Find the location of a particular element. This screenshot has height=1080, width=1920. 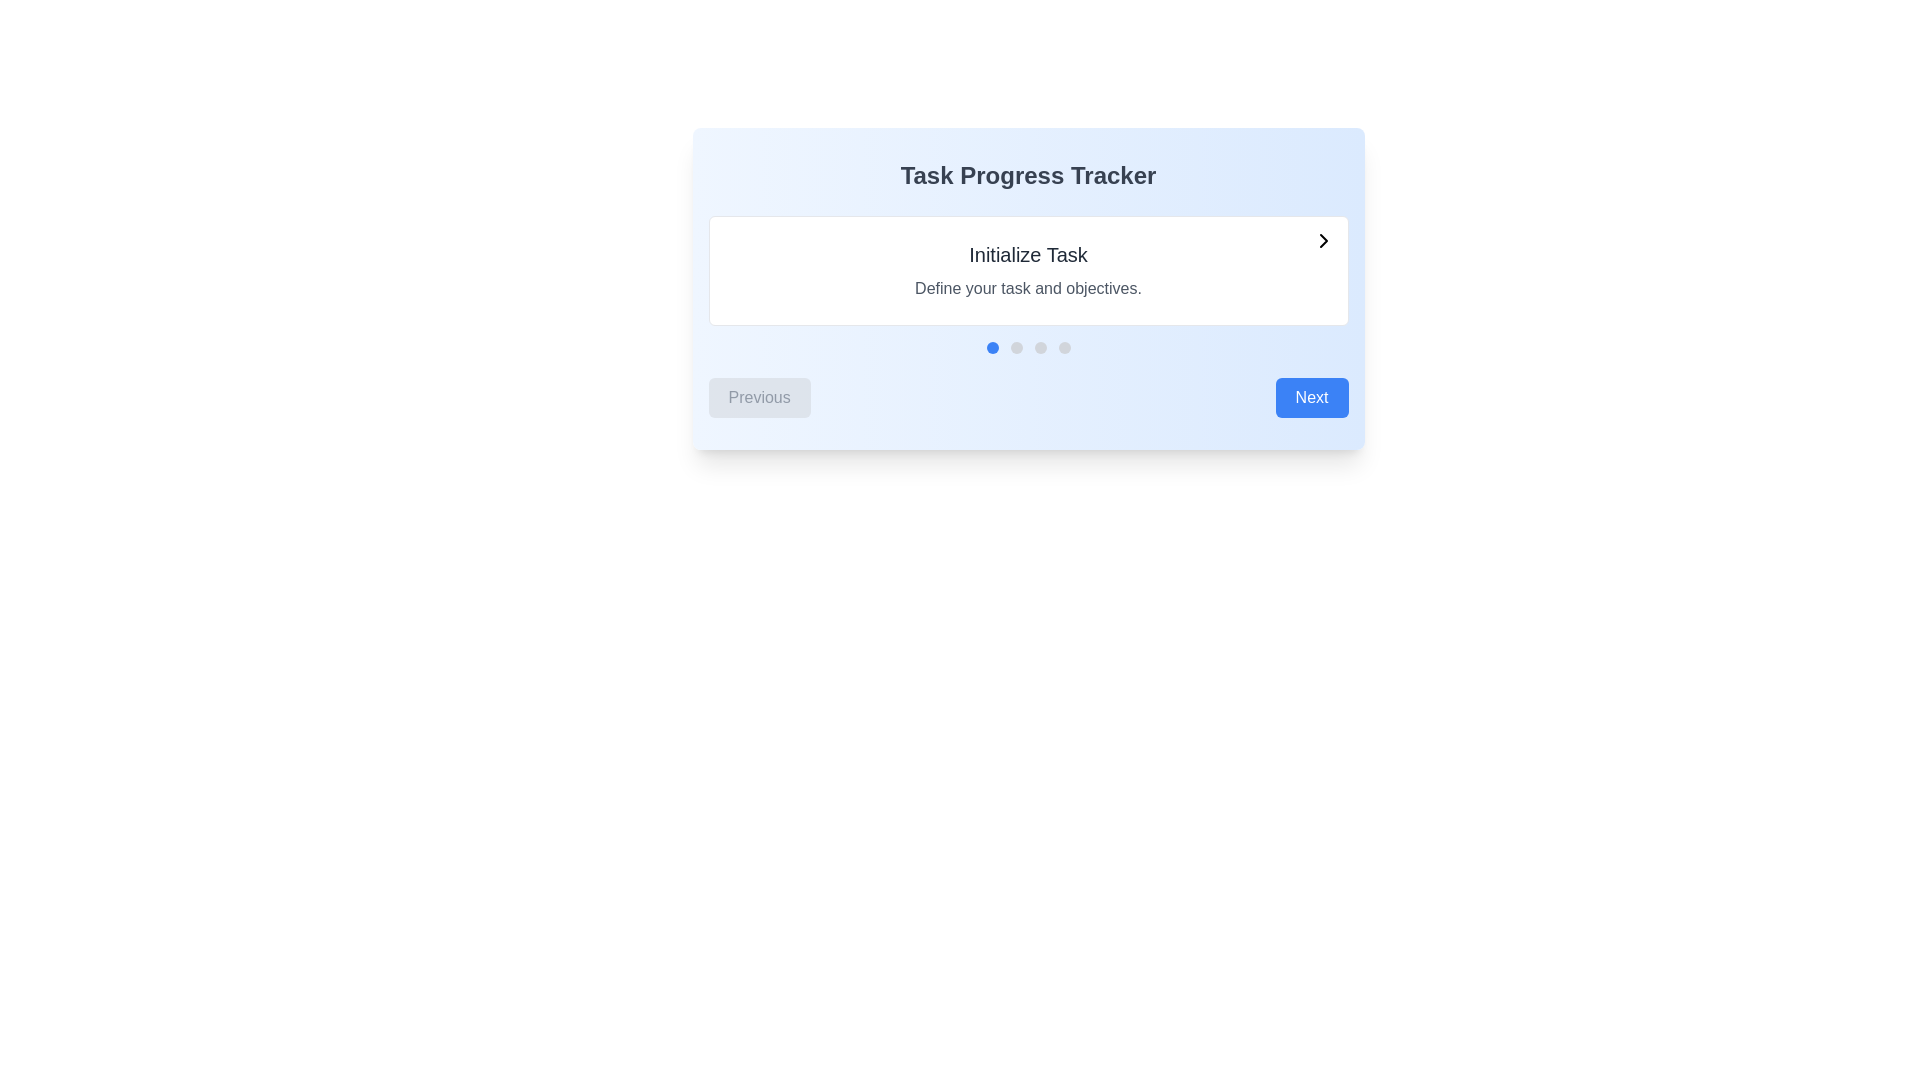

the second gray circular dot in the progress tracker component located under the 'Initialize Task' area is located at coordinates (1016, 346).